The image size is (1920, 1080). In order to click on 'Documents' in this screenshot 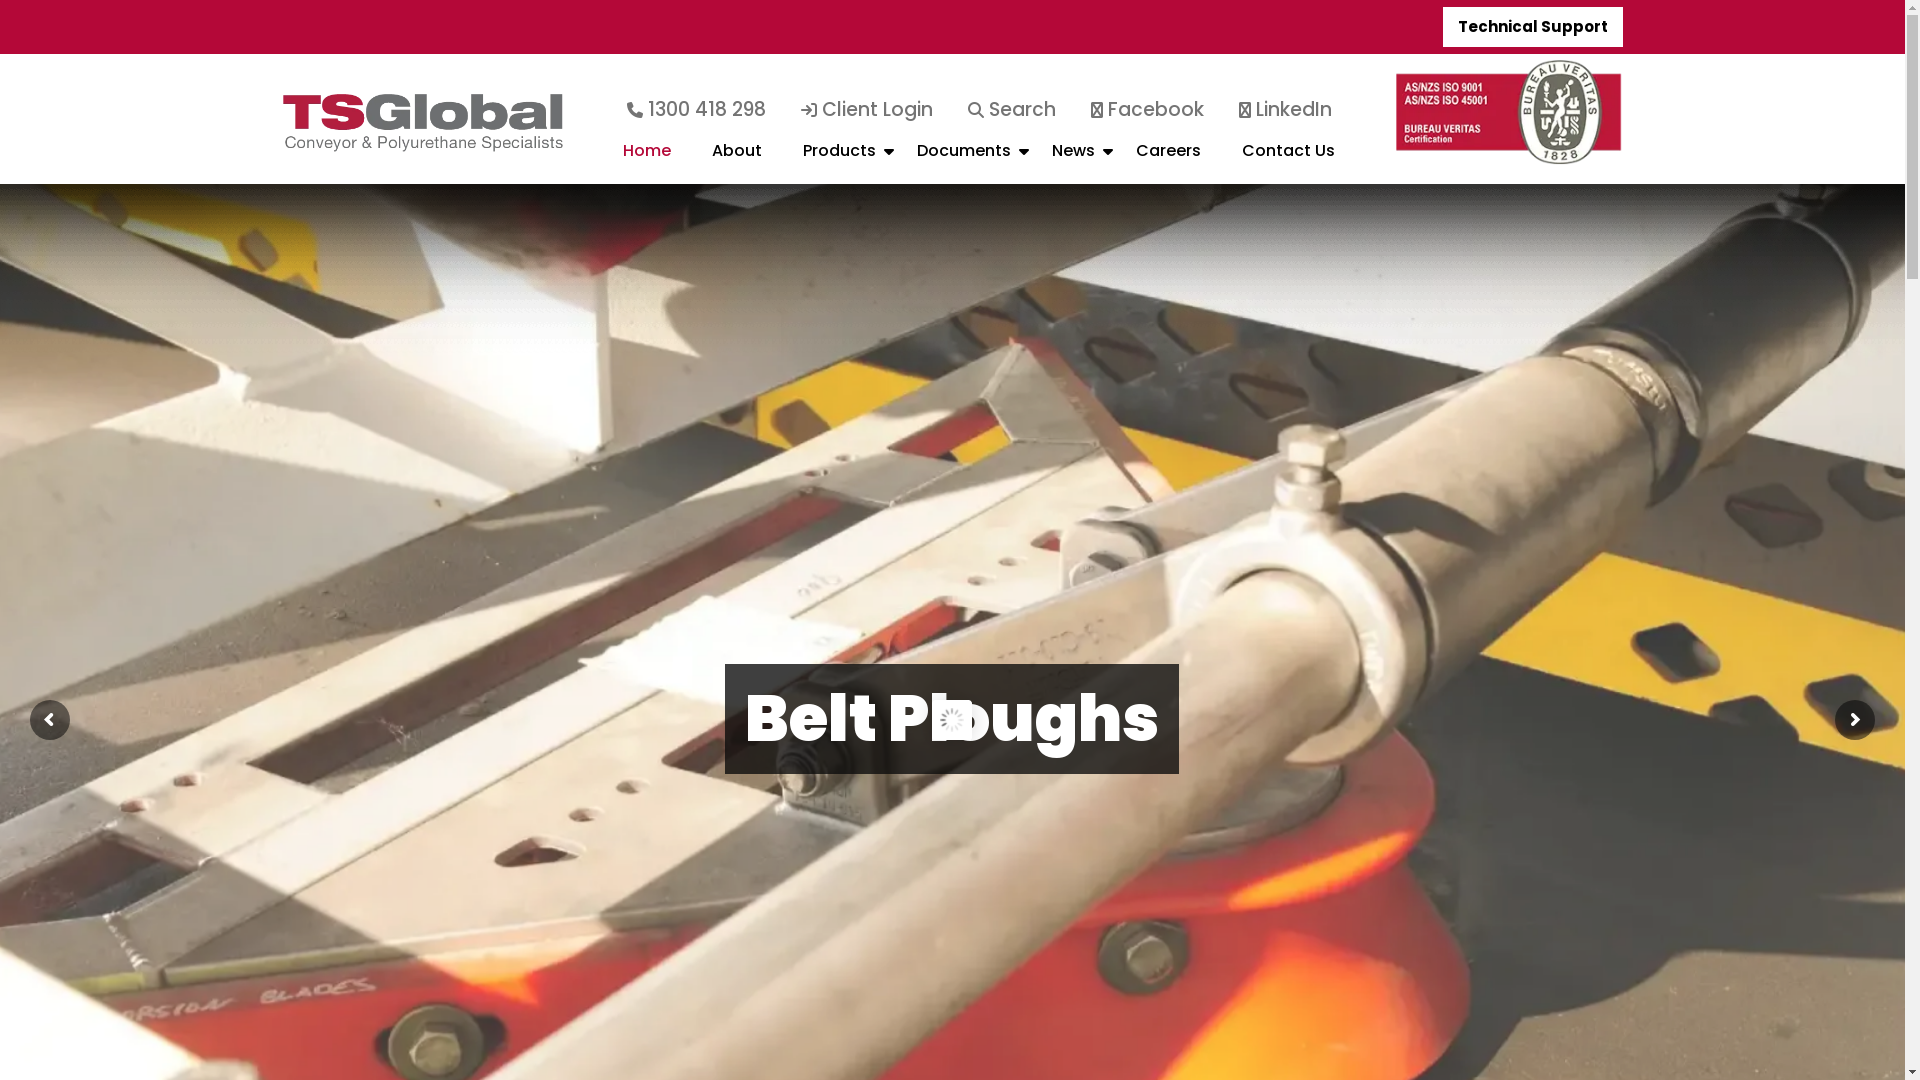, I will do `click(964, 158)`.